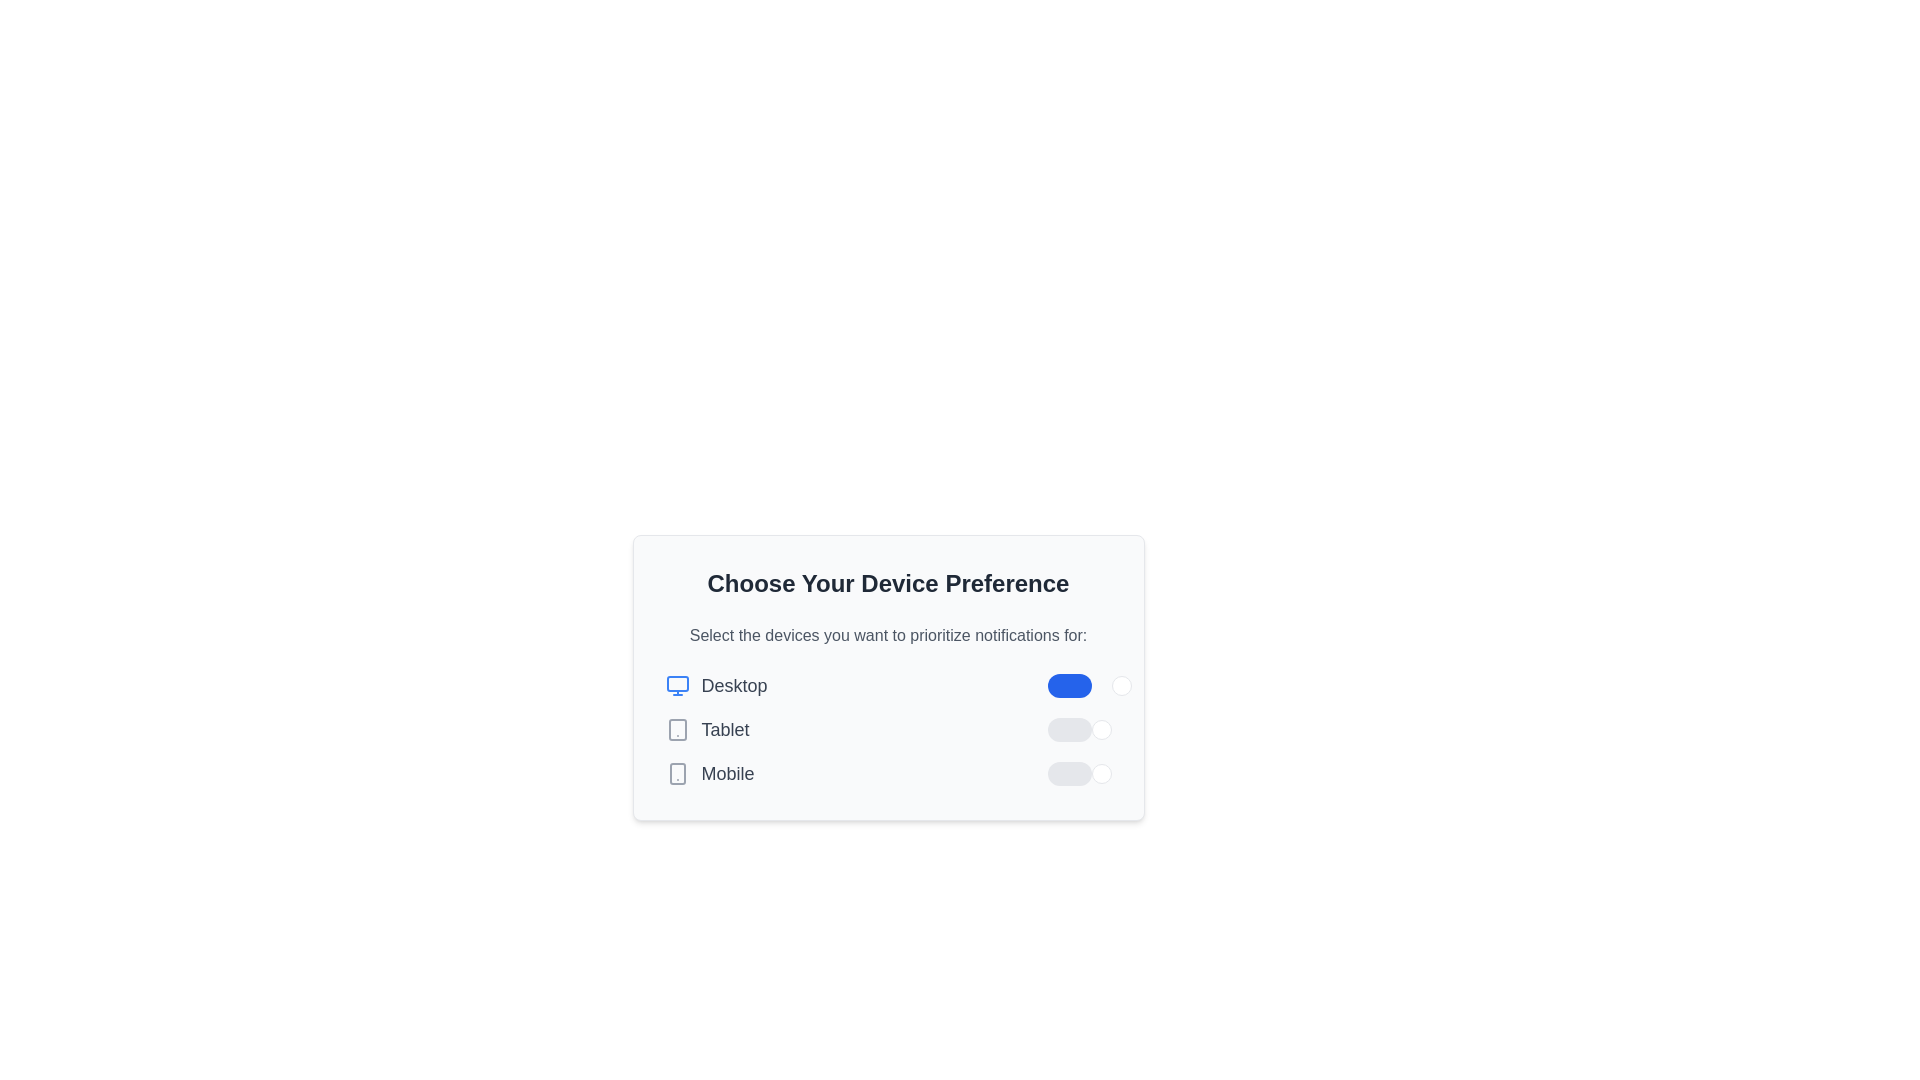  What do you see at coordinates (1068, 685) in the screenshot?
I see `the background of the blue toggle switch indicating an active state, located within the 'Choose Your Device Preference' form for 'Desktop'` at bounding box center [1068, 685].